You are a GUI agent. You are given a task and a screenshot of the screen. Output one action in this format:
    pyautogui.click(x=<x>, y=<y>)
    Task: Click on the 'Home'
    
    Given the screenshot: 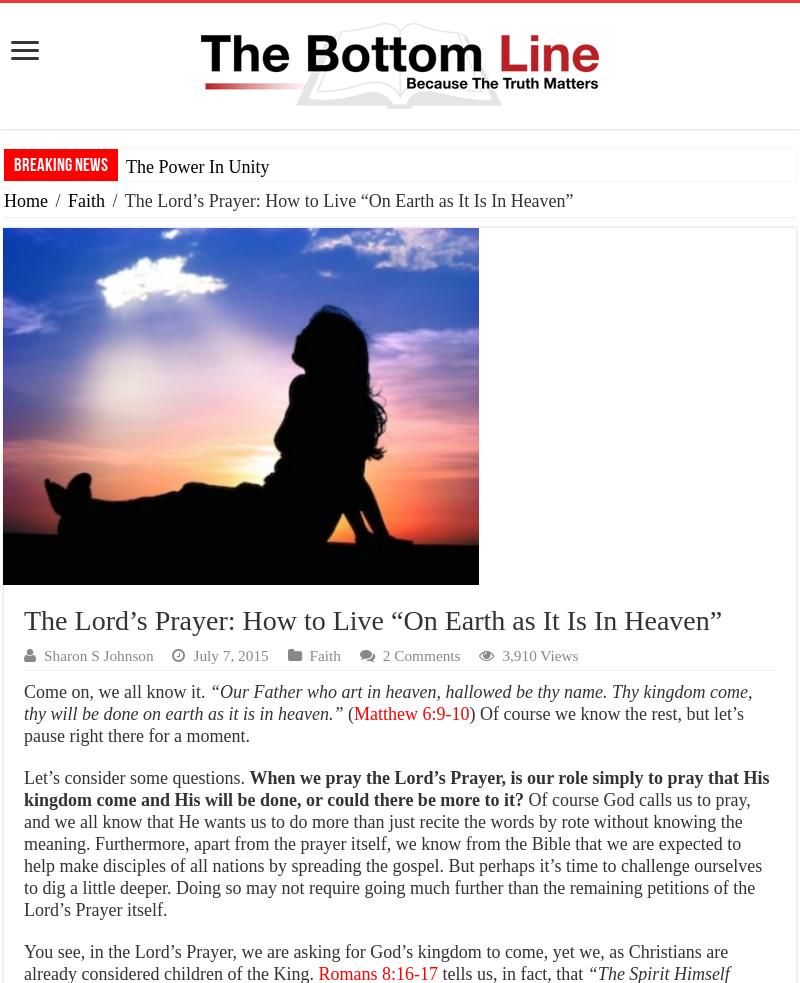 What is the action you would take?
    pyautogui.click(x=26, y=201)
    